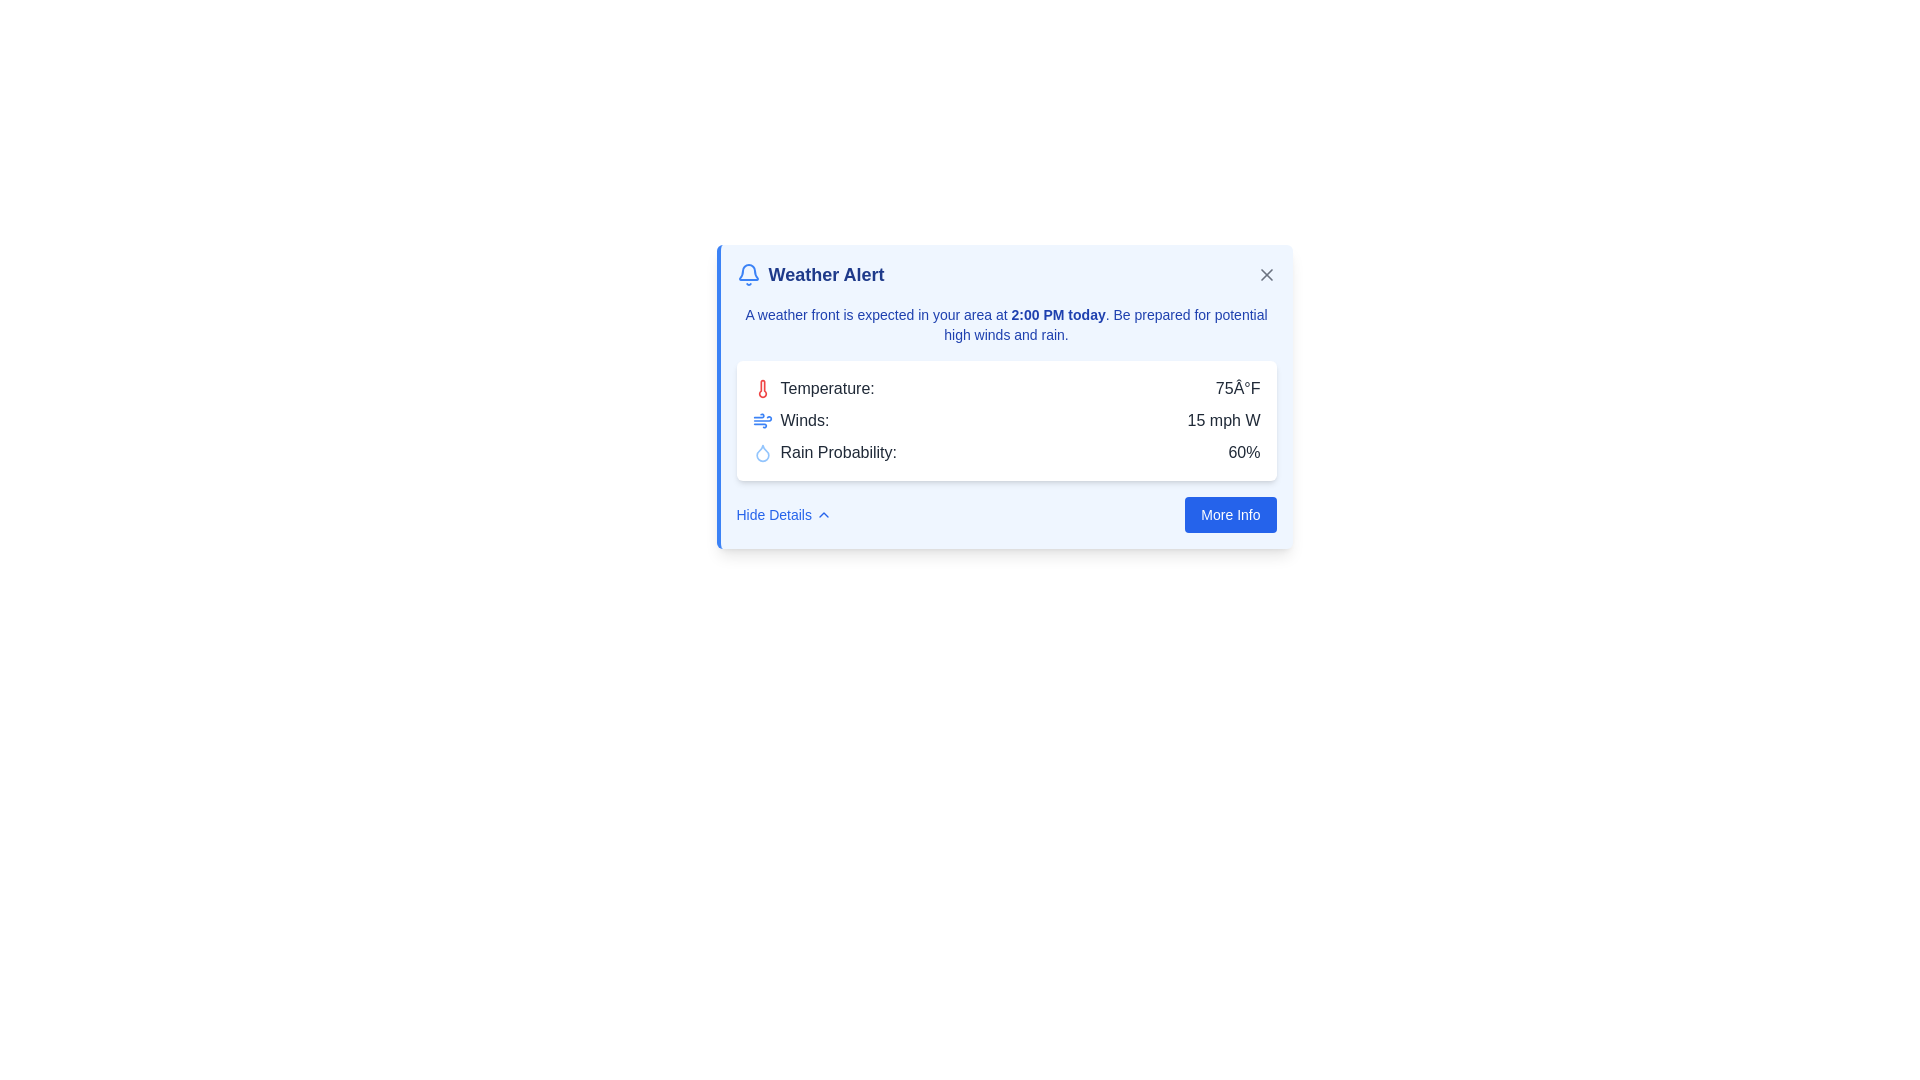 This screenshot has width=1920, height=1080. Describe the element at coordinates (761, 453) in the screenshot. I see `the SVG icon representing a droplet located at the top left of the notification card, adjacent to the title text 'Weather Alert'` at that location.